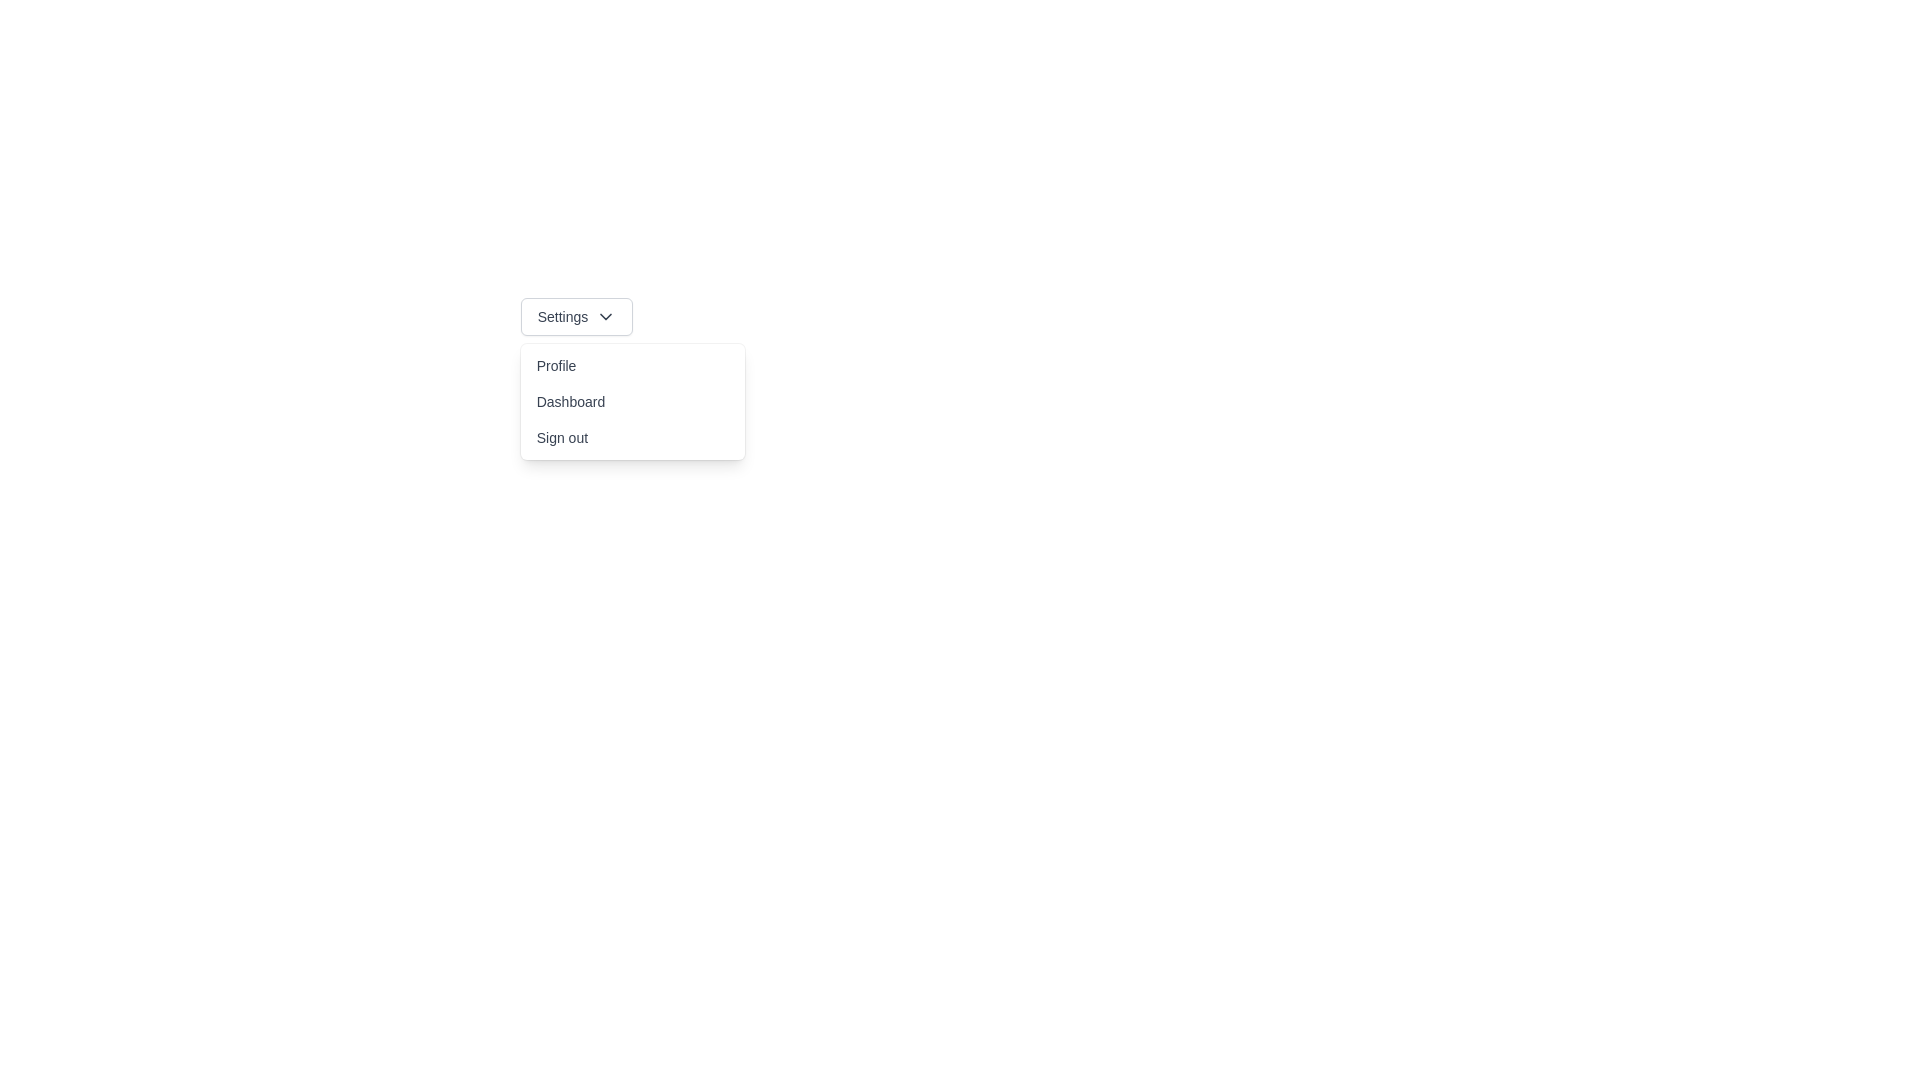 The image size is (1920, 1080). Describe the element at coordinates (575, 315) in the screenshot. I see `the 'Settings' dropdown menu activator` at that location.